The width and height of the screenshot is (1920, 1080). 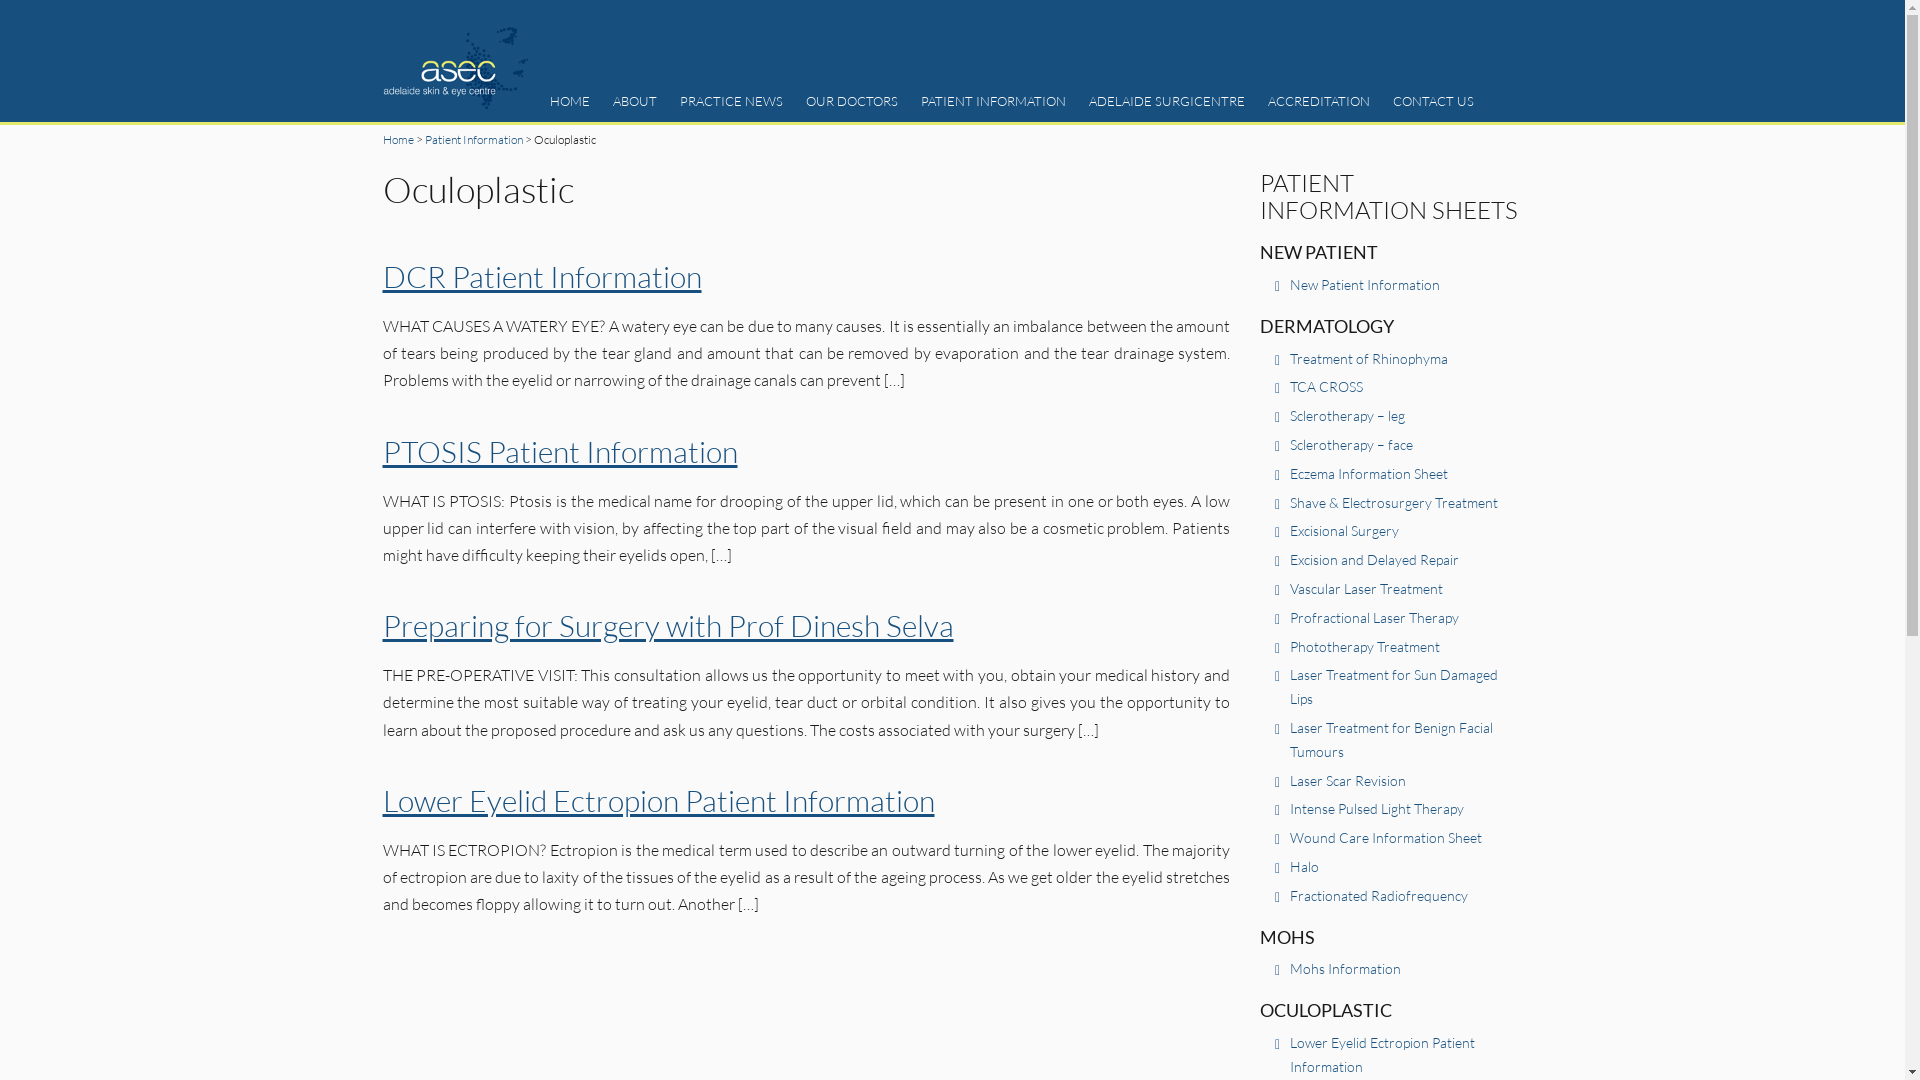 What do you see at coordinates (1326, 386) in the screenshot?
I see `'TCA CROSS'` at bounding box center [1326, 386].